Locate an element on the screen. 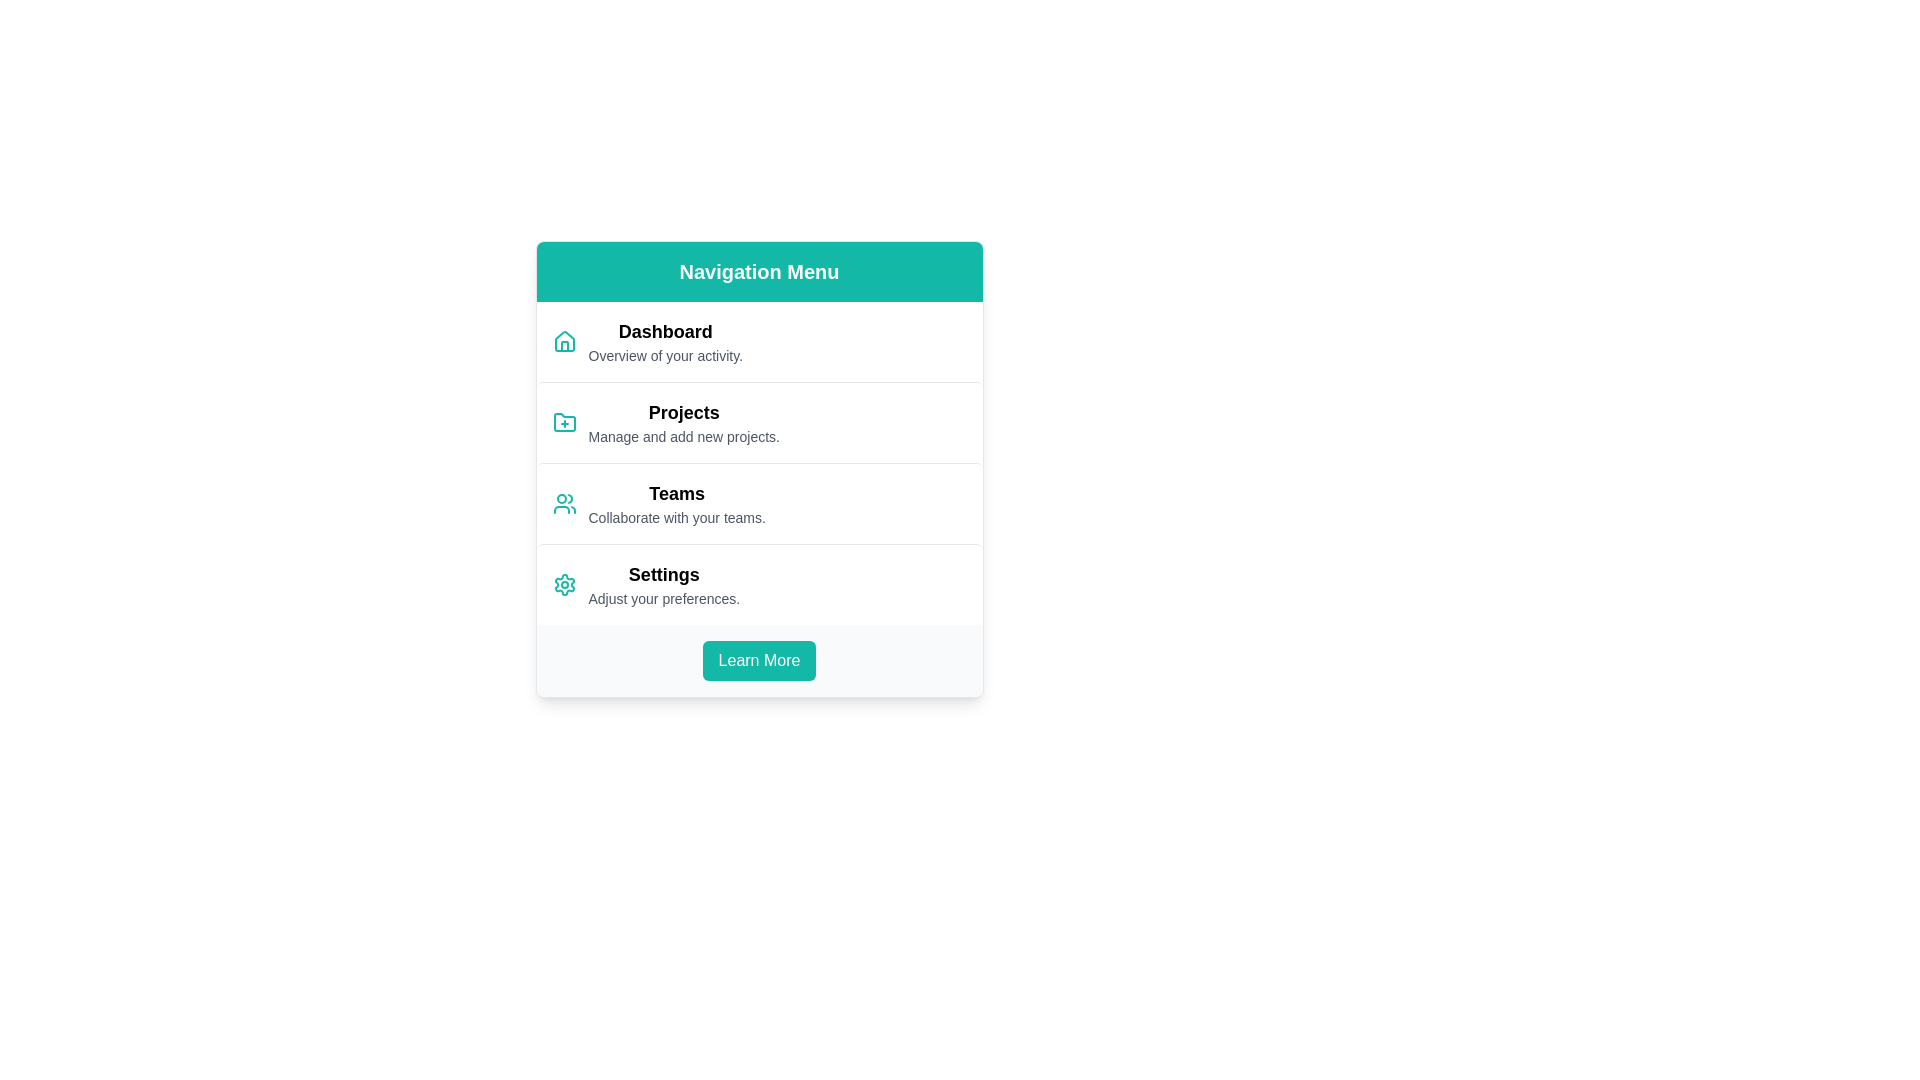 The image size is (1920, 1080). the 'Navigation Menu' text label is located at coordinates (758, 272).